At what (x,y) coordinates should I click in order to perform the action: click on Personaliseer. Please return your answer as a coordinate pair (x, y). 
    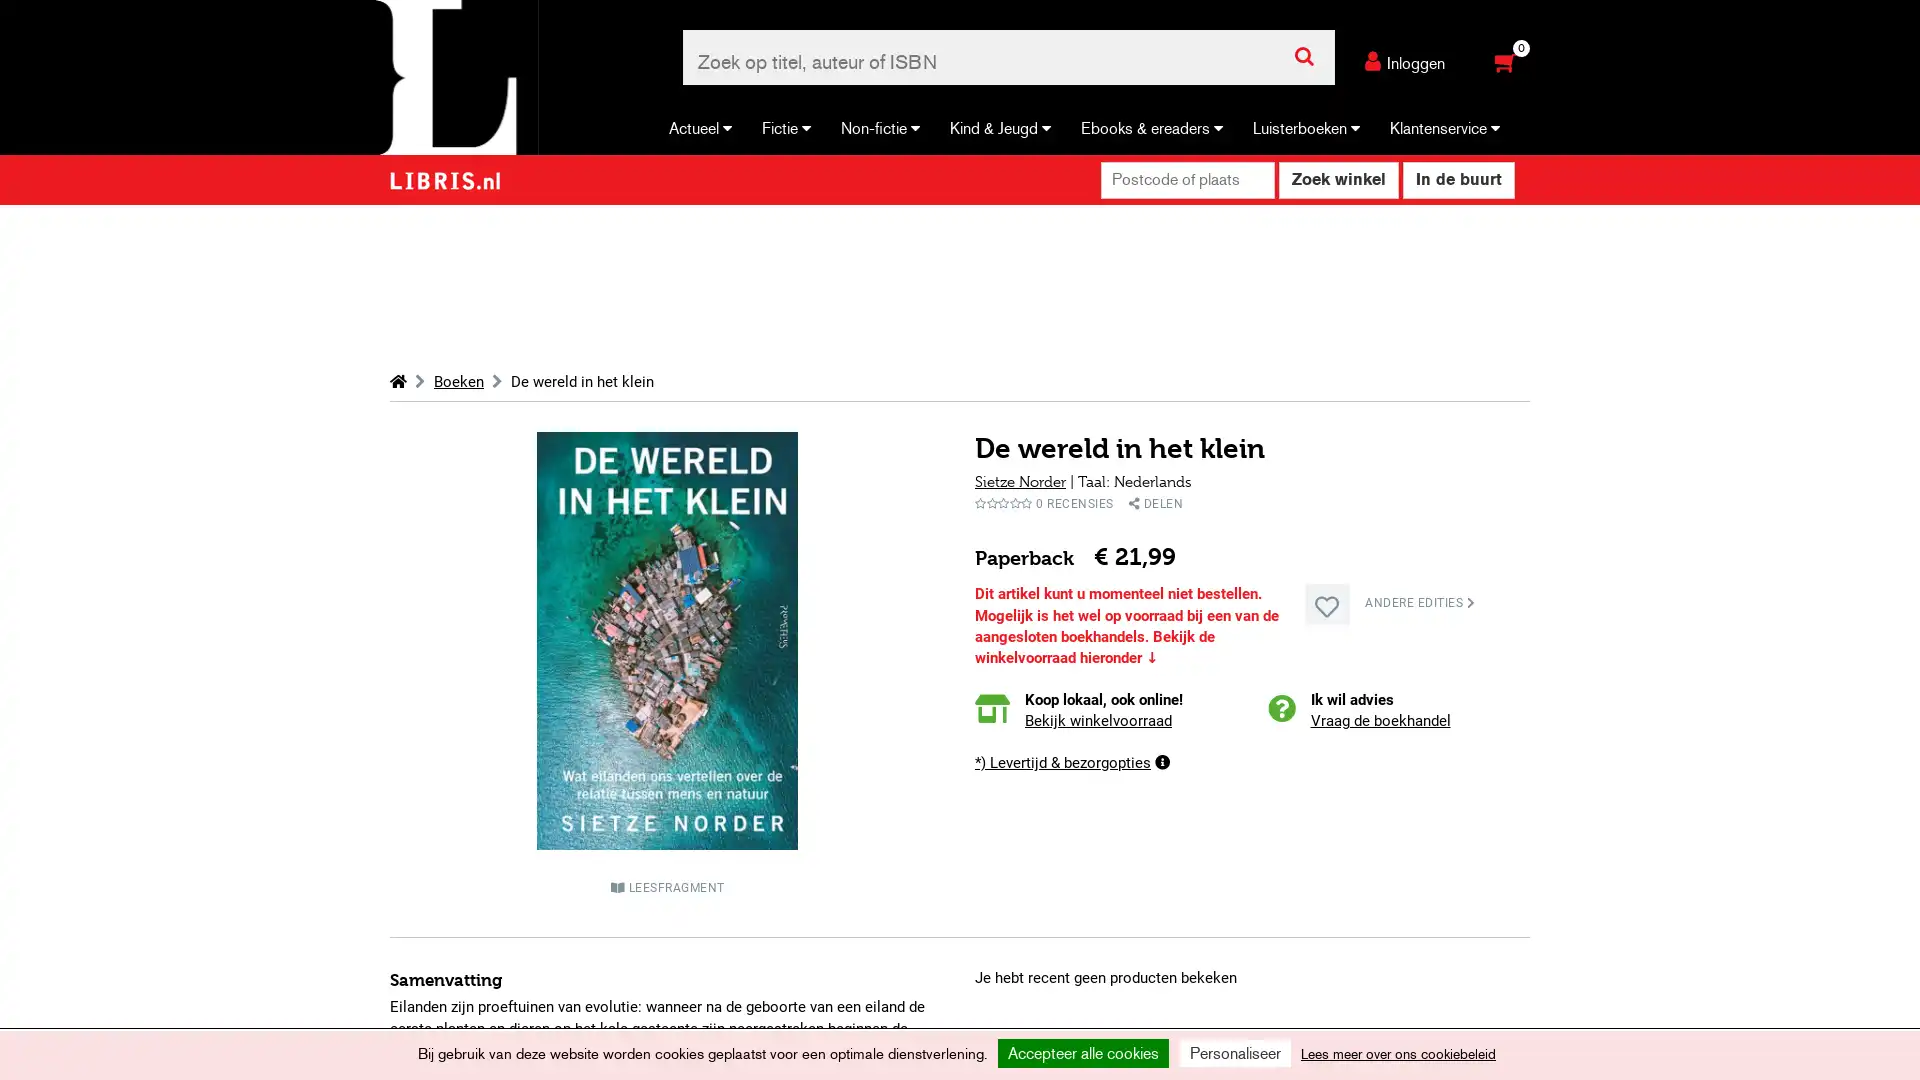
    Looking at the image, I should click on (1234, 1052).